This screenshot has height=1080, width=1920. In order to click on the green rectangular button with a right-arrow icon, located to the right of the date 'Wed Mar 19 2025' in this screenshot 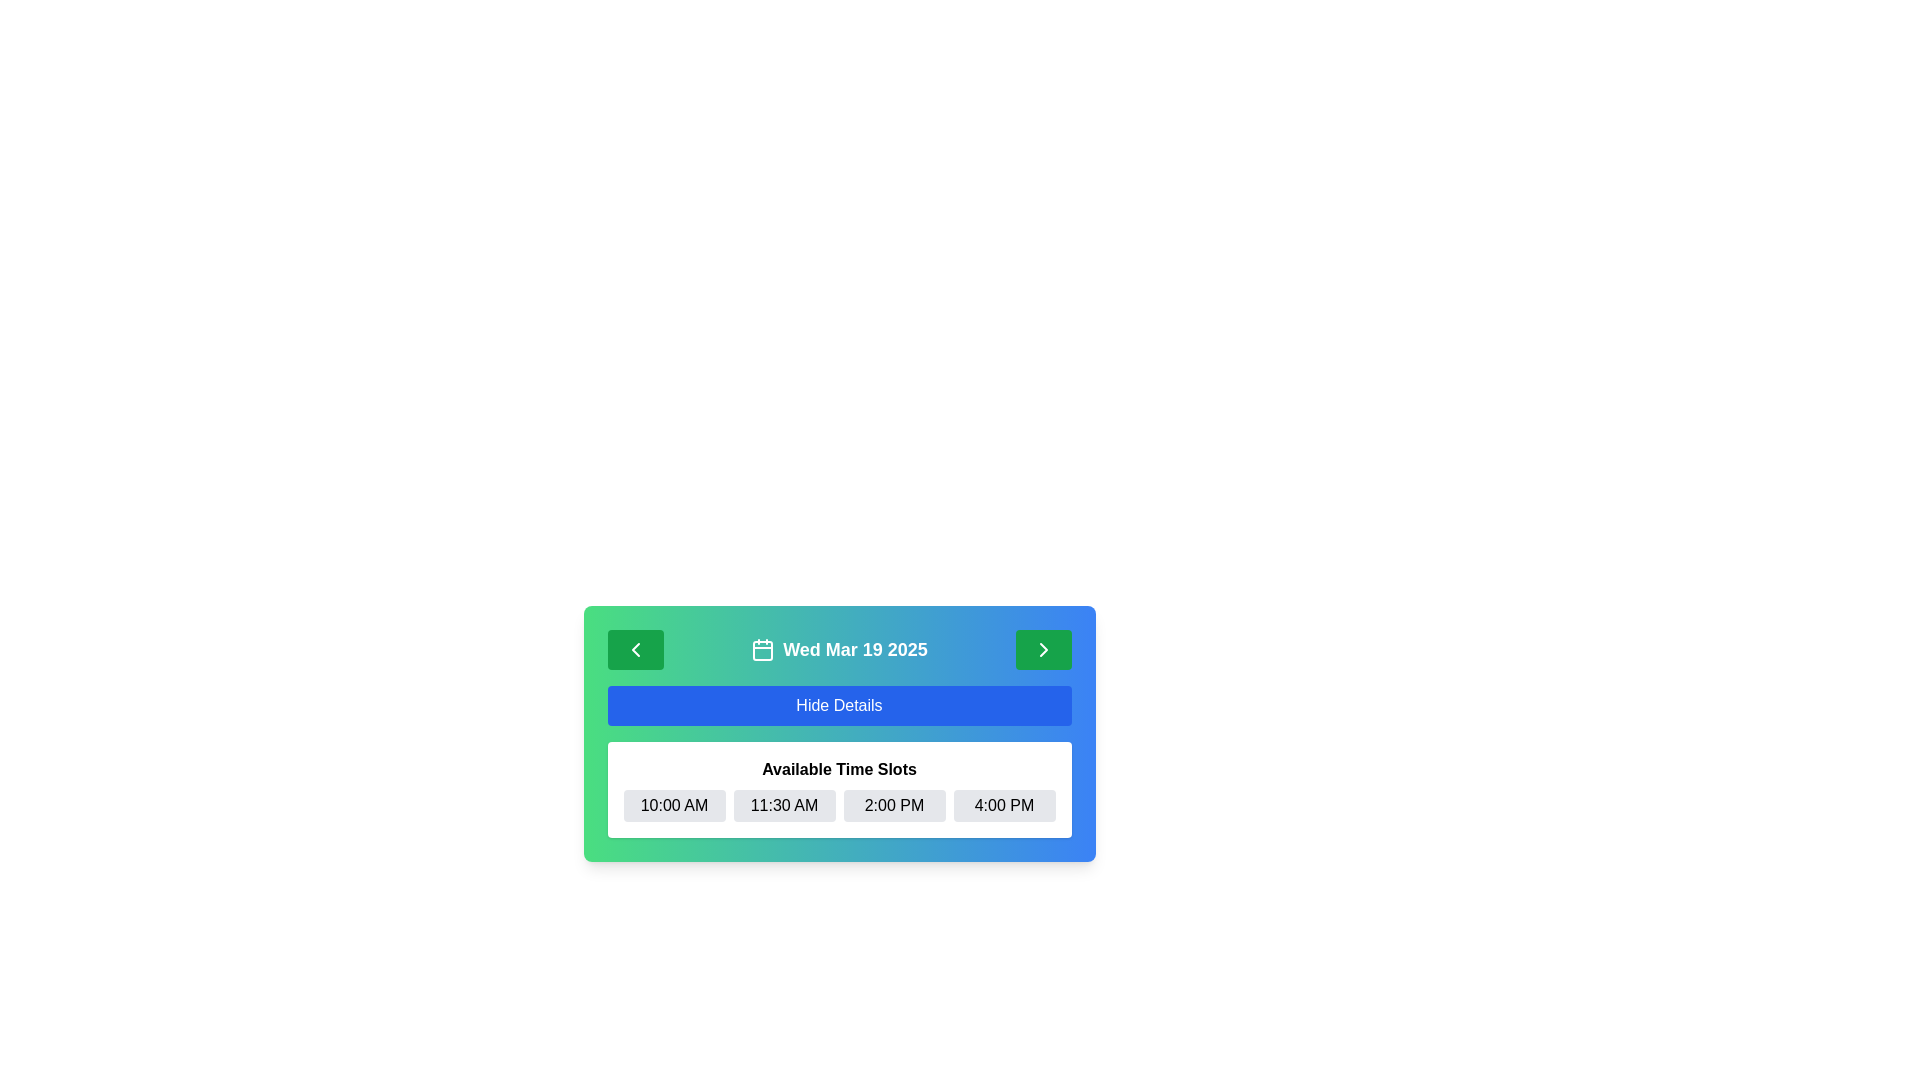, I will do `click(1042, 650)`.